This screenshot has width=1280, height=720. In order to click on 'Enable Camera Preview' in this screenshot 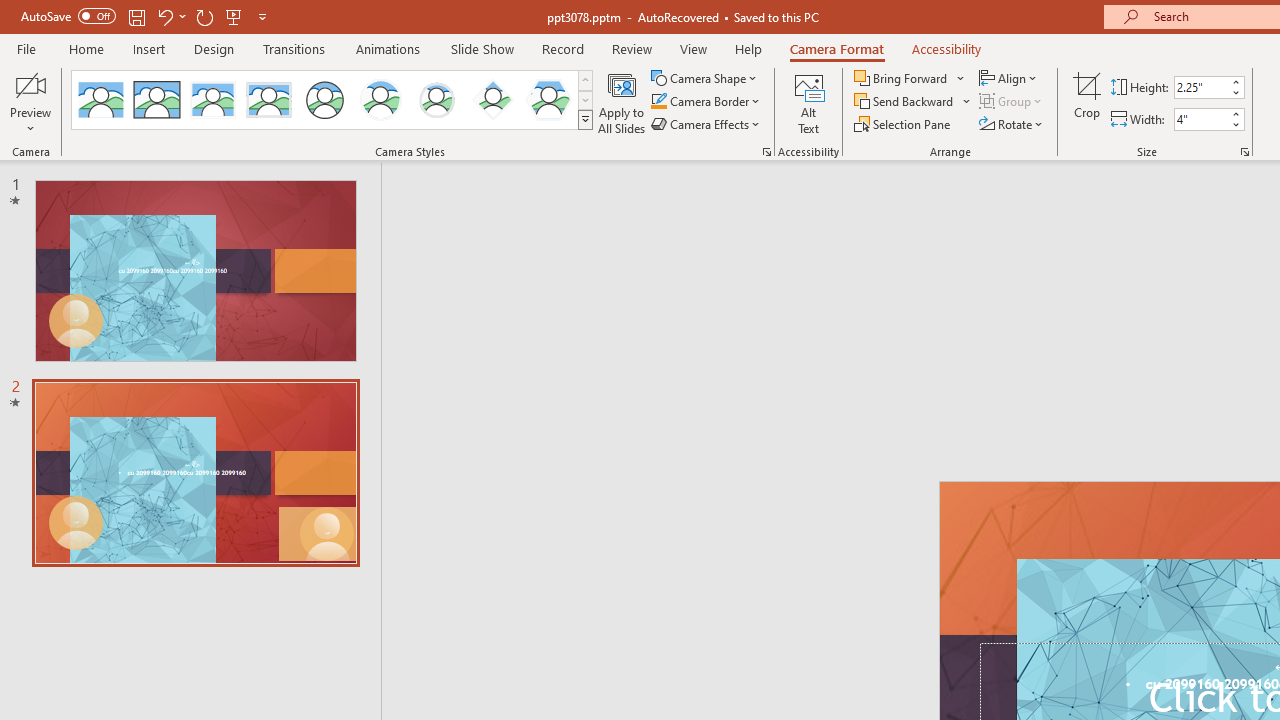, I will do `click(30, 84)`.